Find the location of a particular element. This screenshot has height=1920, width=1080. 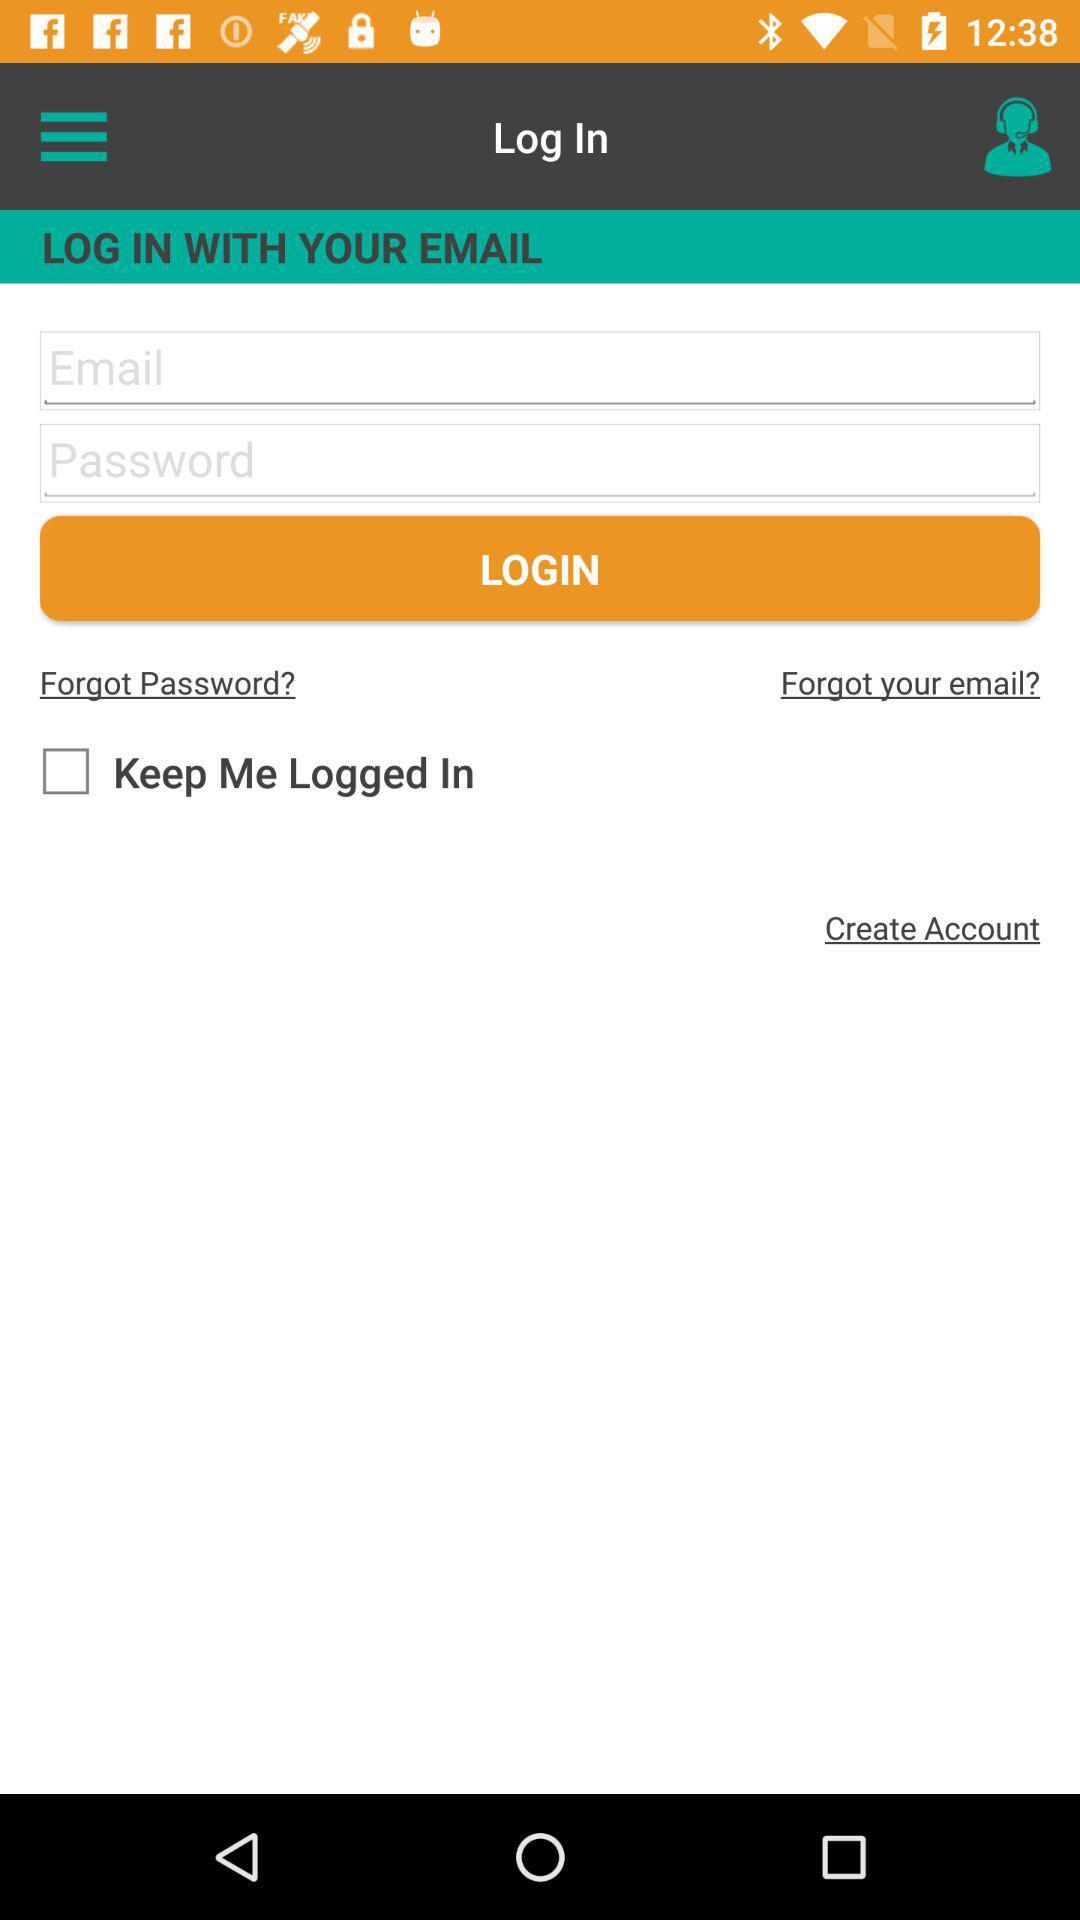

icon at the top right corner is located at coordinates (1017, 135).